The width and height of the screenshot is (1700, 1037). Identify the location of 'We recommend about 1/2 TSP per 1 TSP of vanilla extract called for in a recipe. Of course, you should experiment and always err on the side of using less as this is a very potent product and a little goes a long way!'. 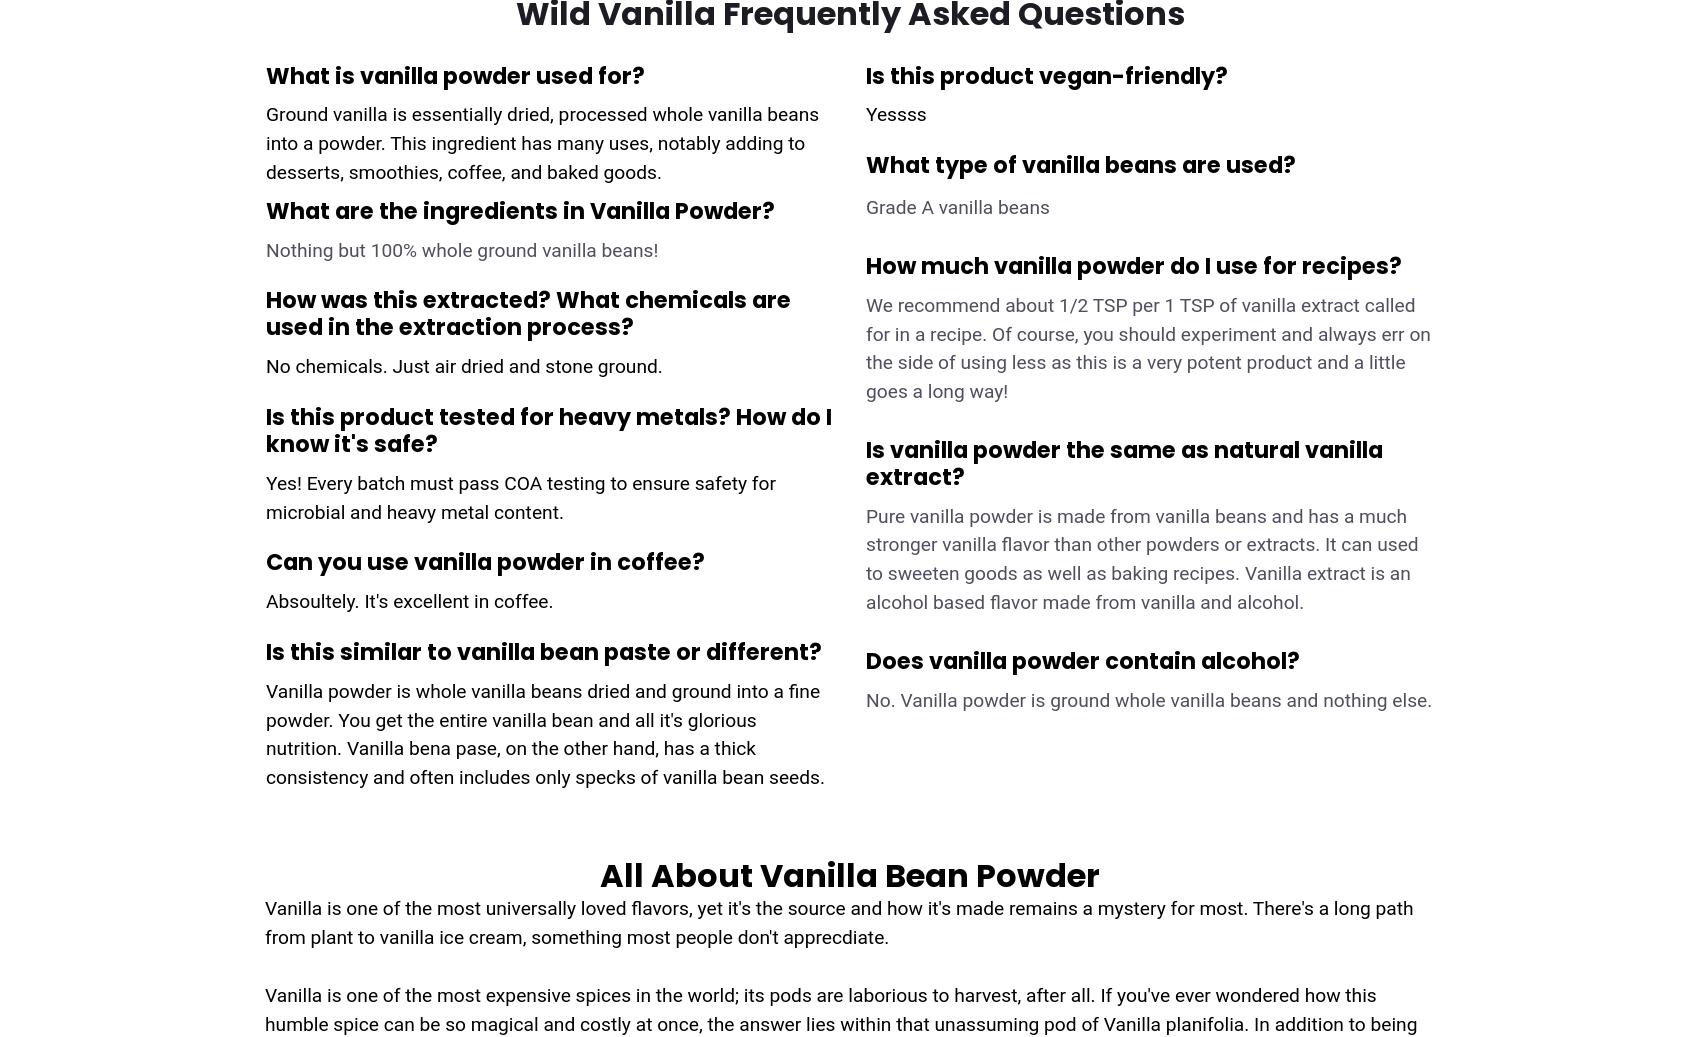
(1148, 347).